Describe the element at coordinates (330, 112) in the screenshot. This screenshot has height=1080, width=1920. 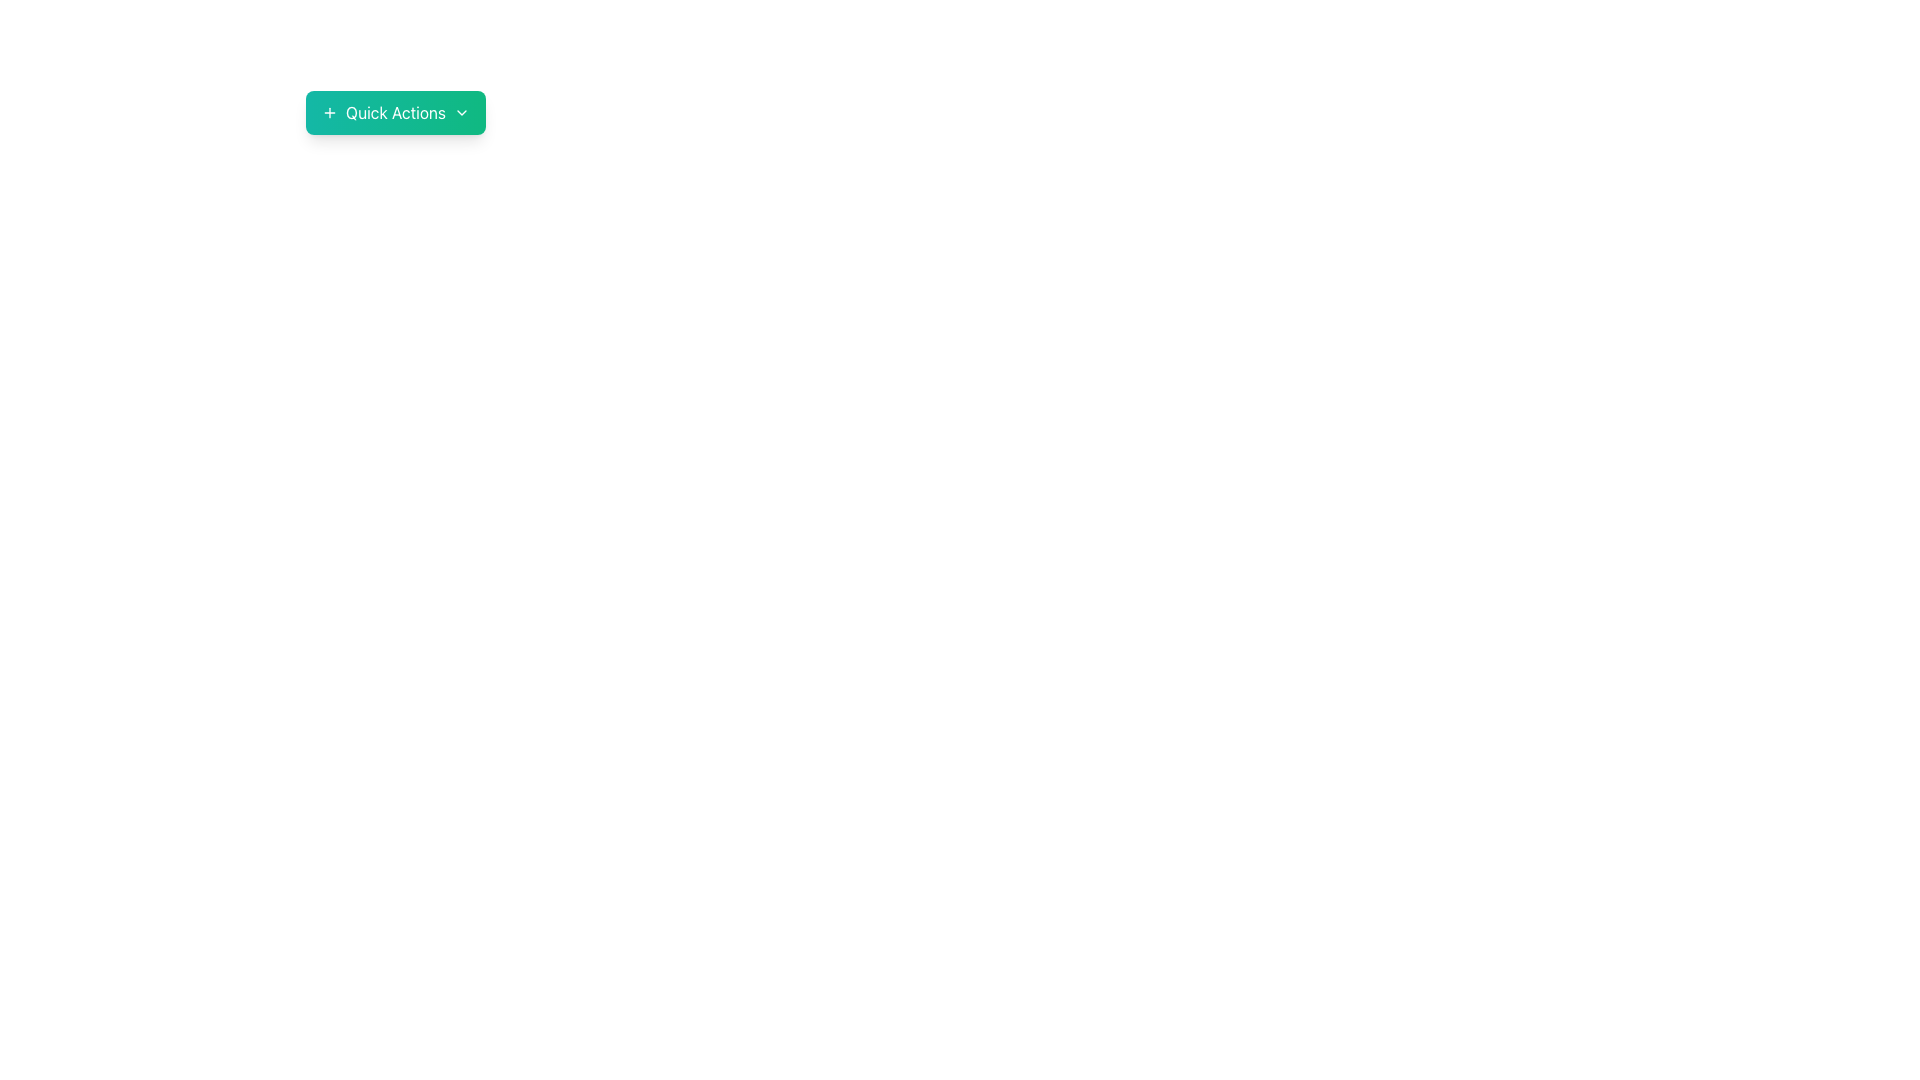
I see `the '+' icon located on the left side of the 'Quick Actions' button, which serves to add or expand actions` at that location.